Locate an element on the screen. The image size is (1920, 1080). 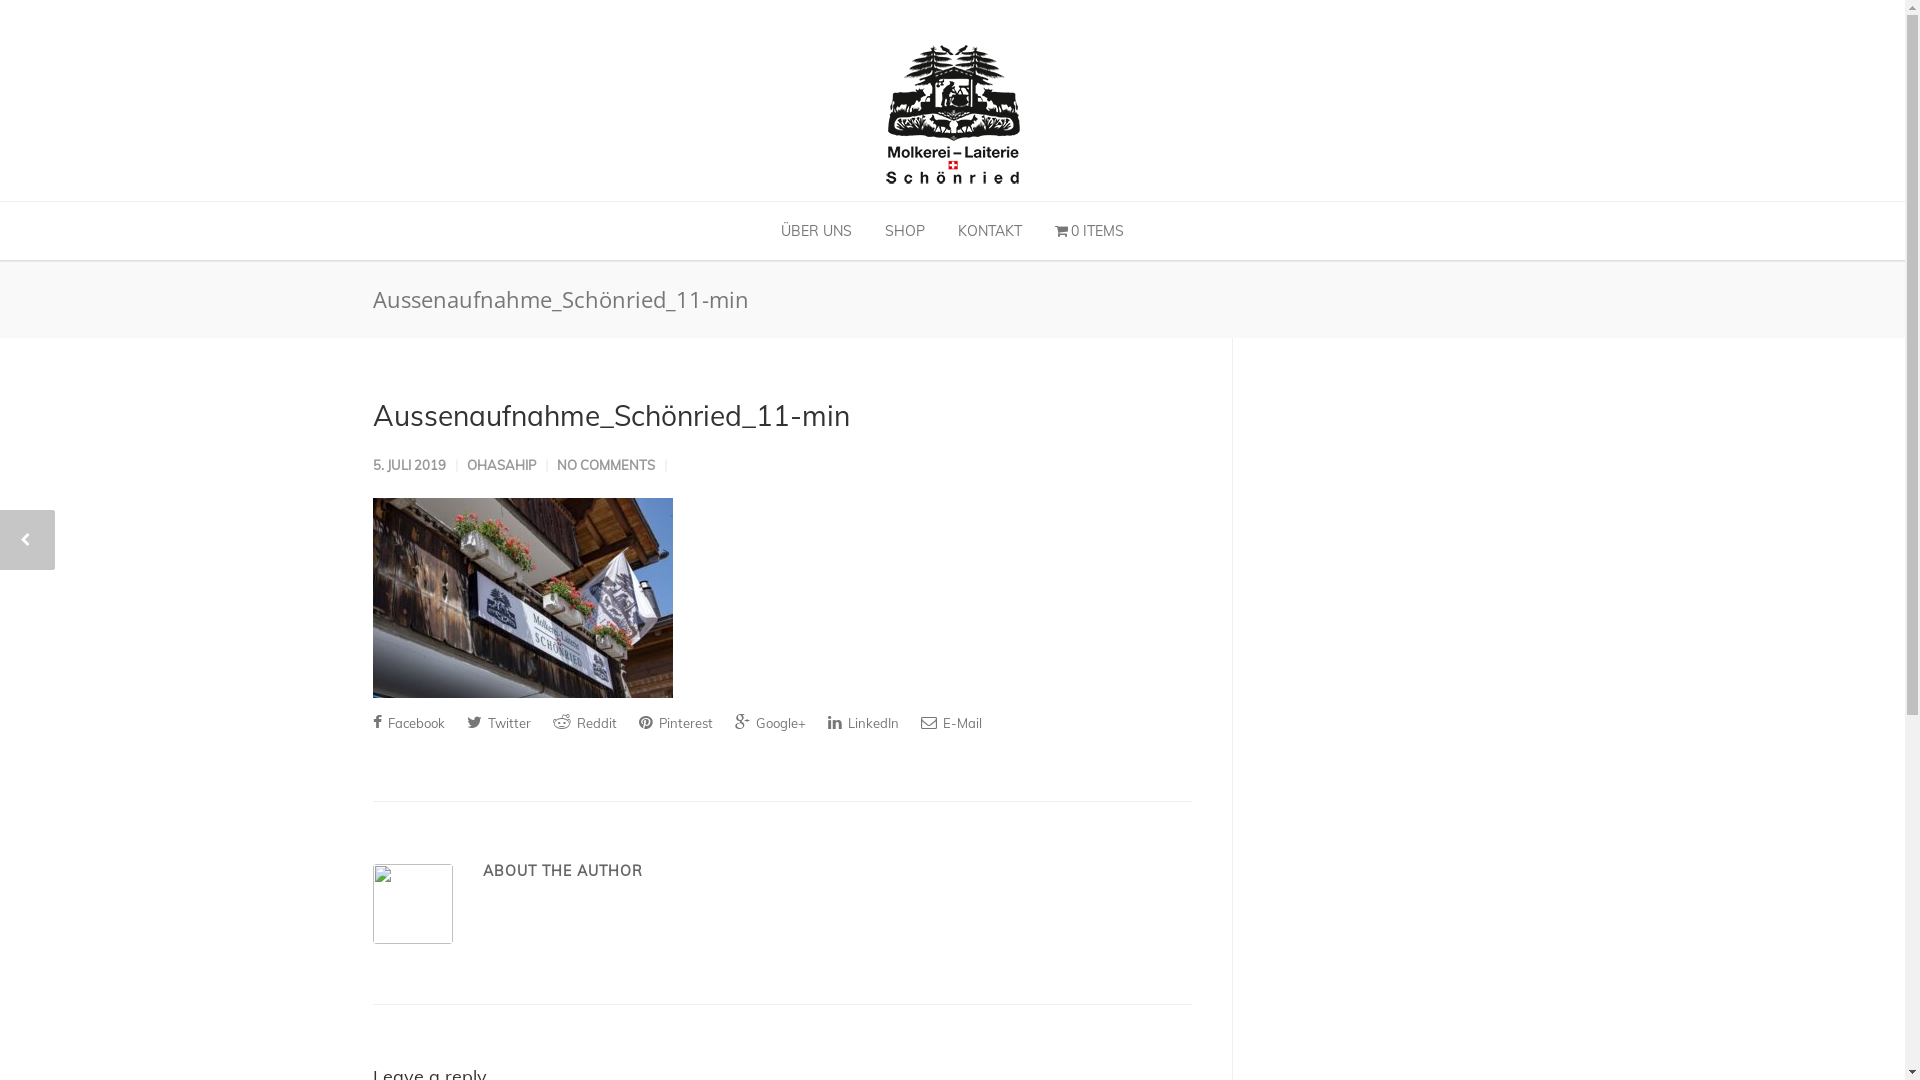
'Google+' is located at coordinates (768, 722).